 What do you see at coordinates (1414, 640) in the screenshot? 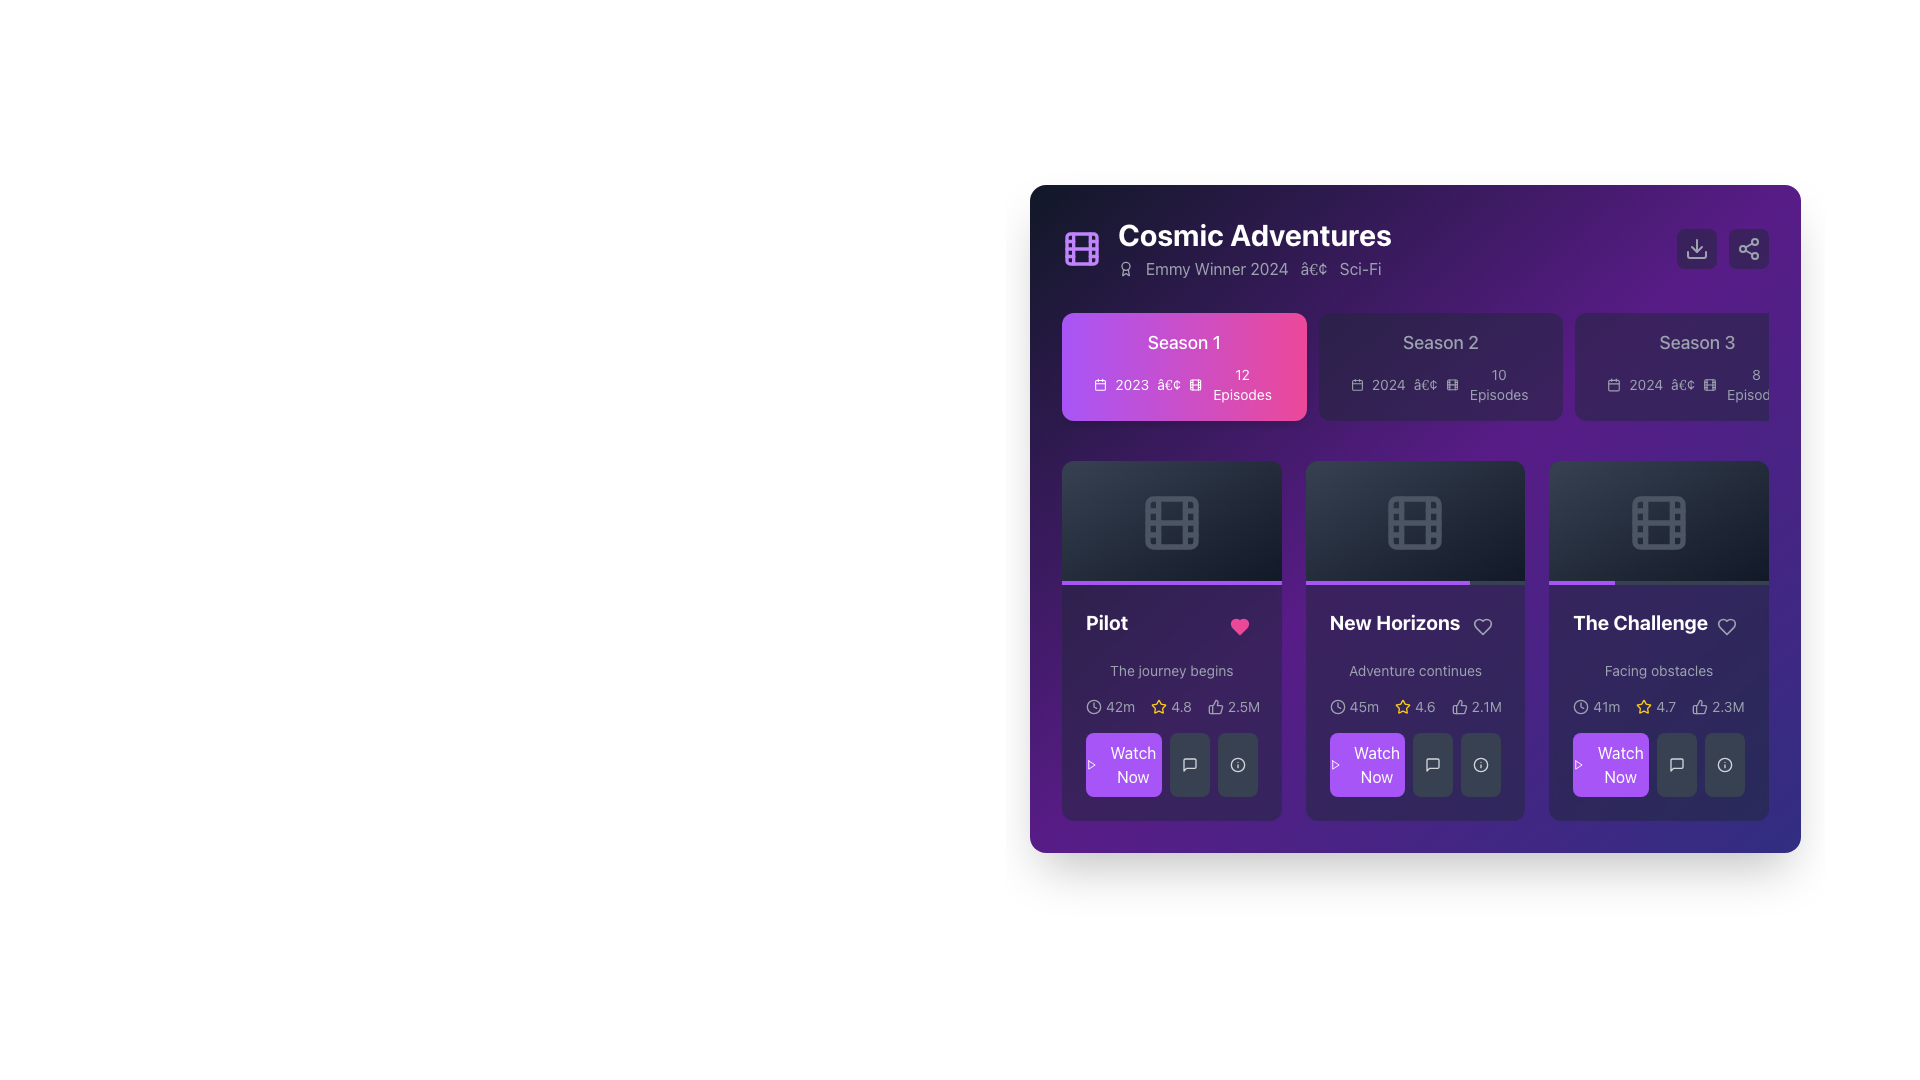
I see `the heart icon located on the card titled 'New Horizons' in the second column of the grid layout under 'Season 1'` at bounding box center [1414, 640].